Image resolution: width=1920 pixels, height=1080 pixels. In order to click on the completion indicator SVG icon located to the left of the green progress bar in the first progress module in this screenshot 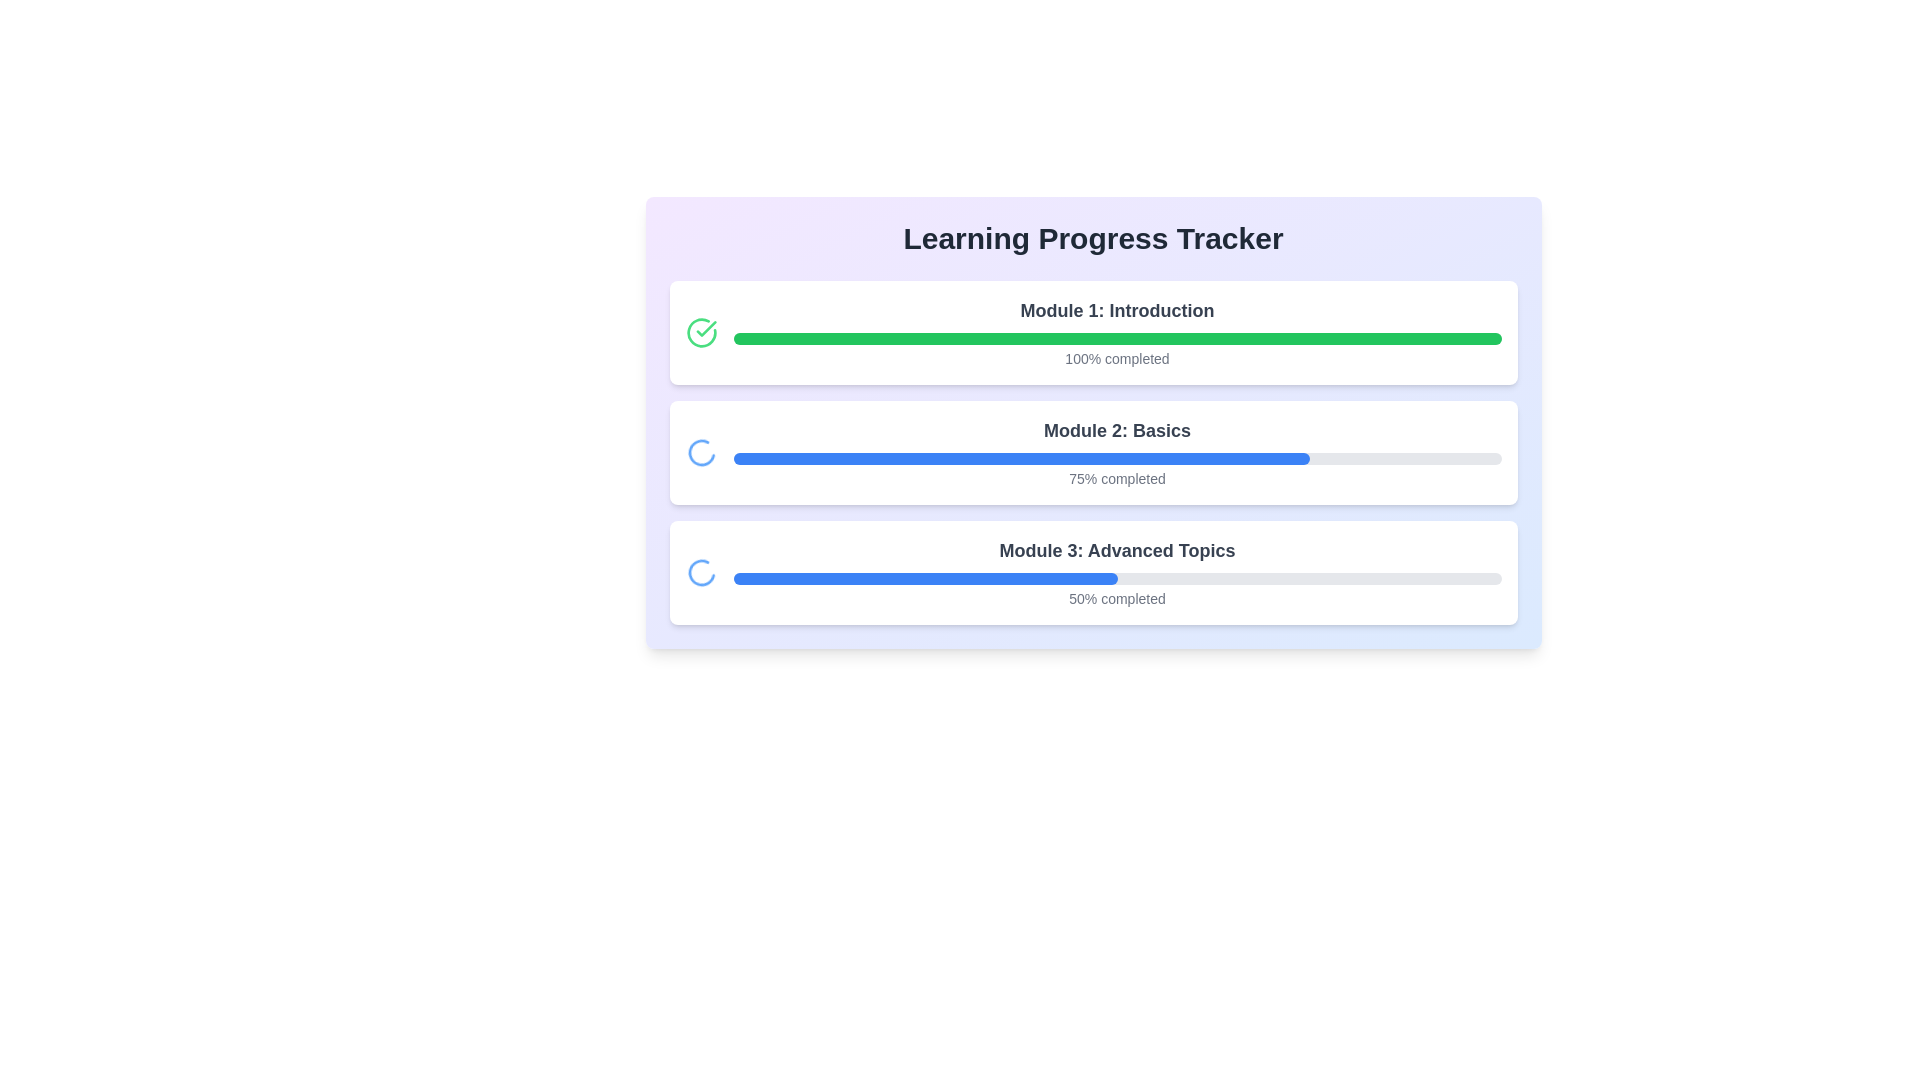, I will do `click(706, 327)`.